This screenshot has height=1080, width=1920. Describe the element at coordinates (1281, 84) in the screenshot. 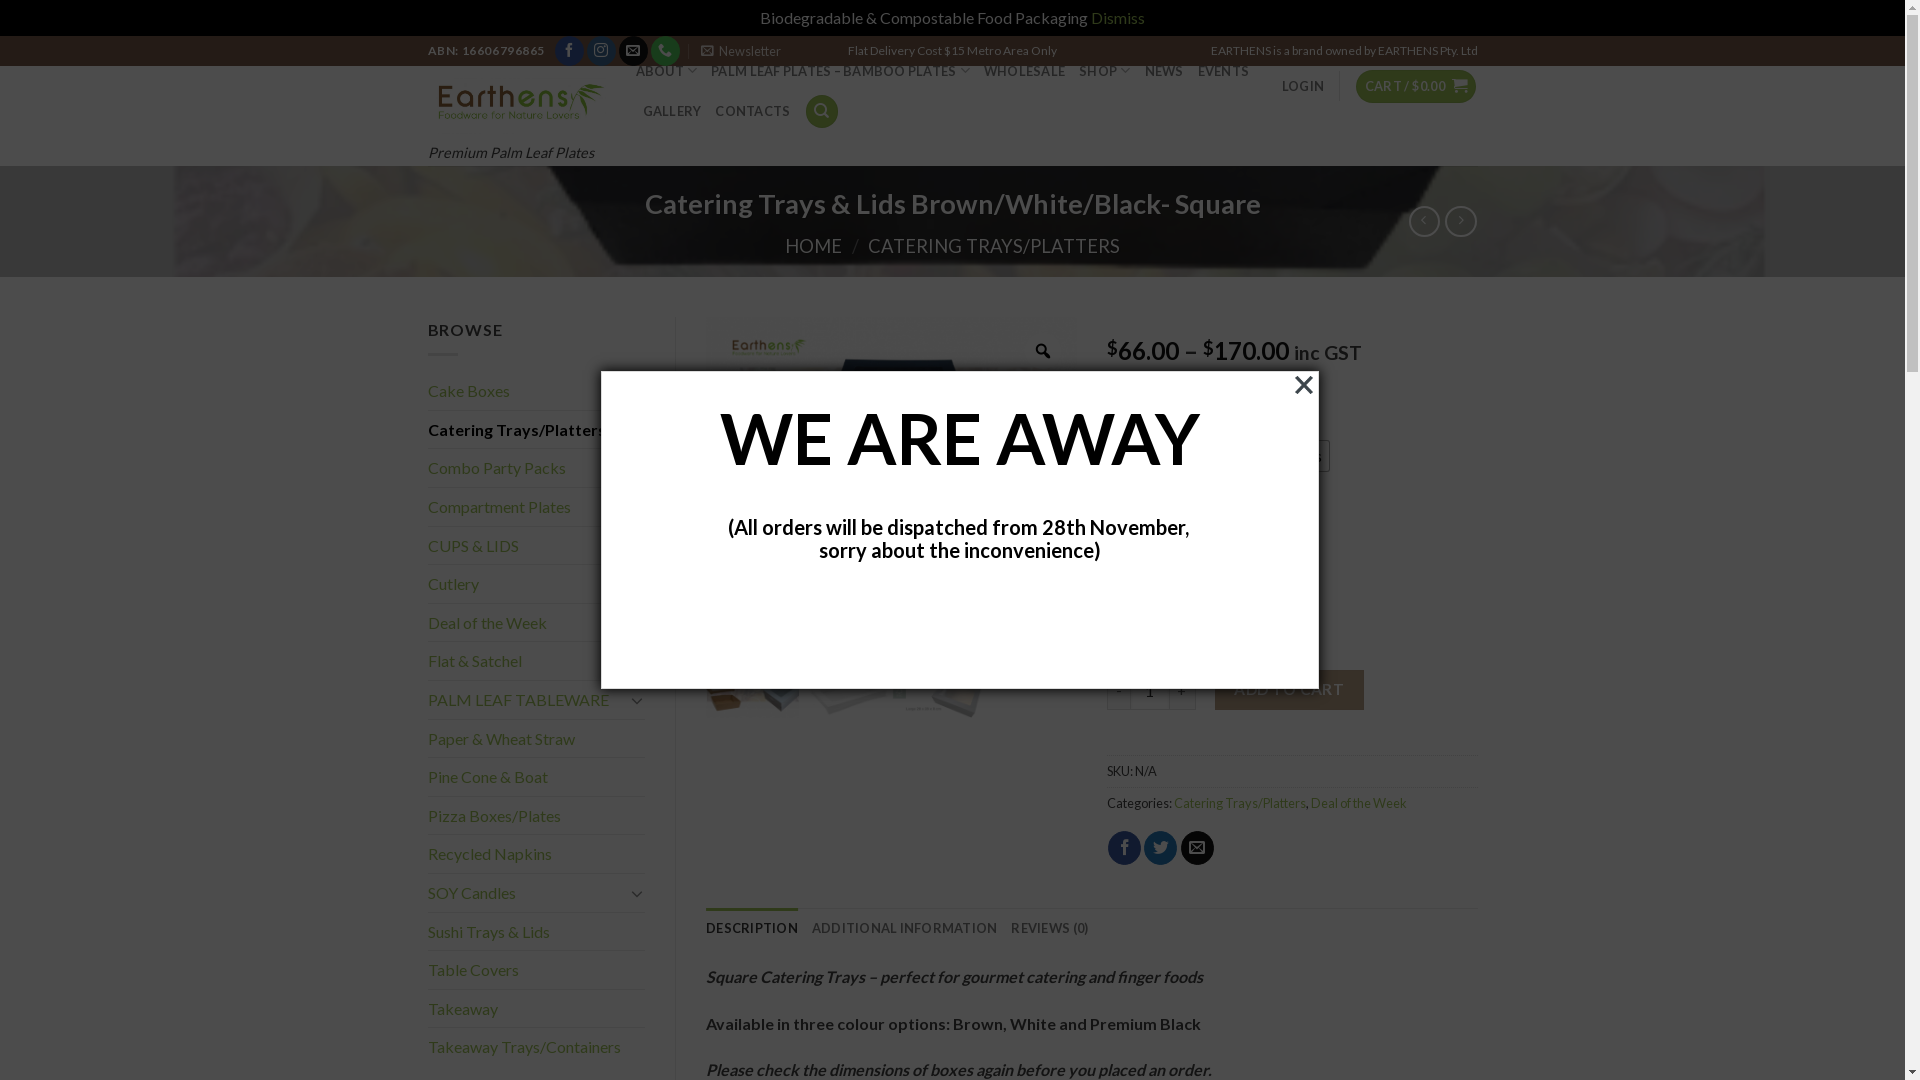

I see `'LOGIN'` at that location.